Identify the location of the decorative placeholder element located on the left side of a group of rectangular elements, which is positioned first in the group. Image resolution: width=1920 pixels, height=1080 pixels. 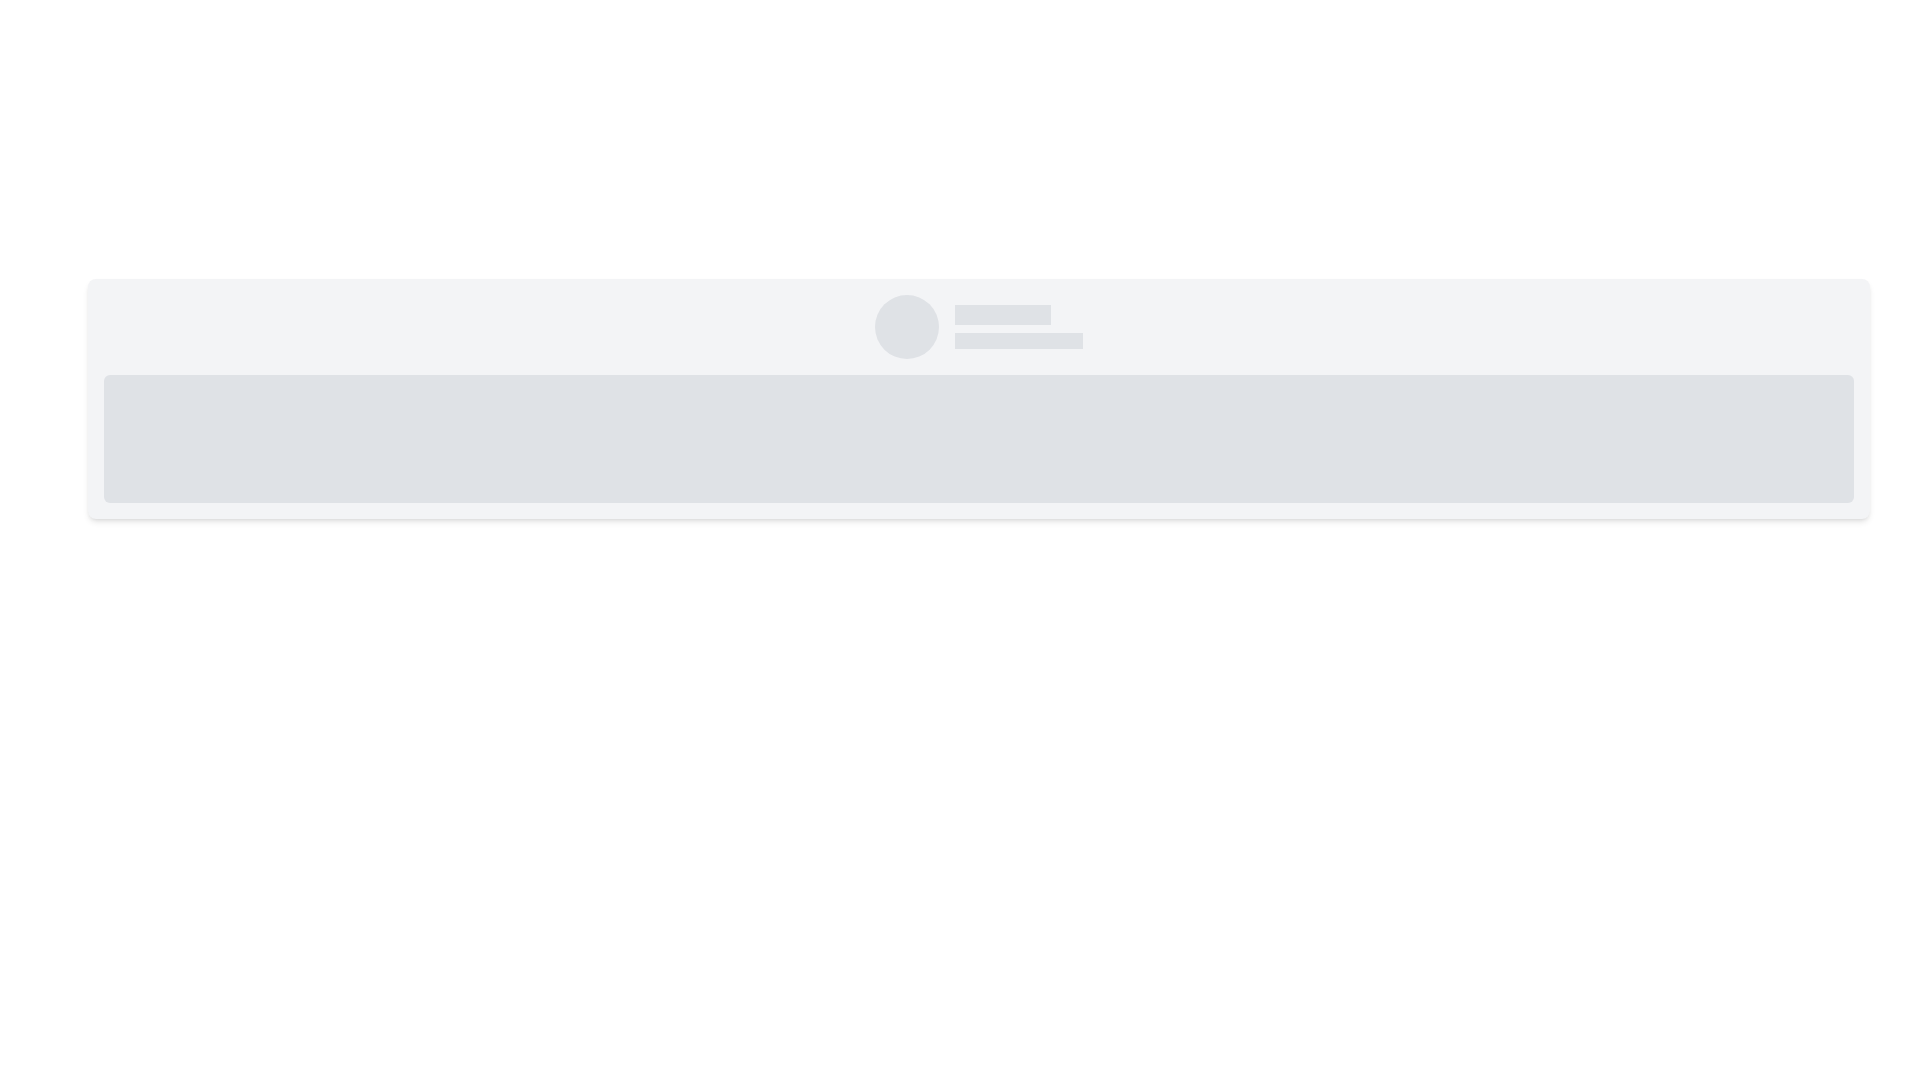
(906, 326).